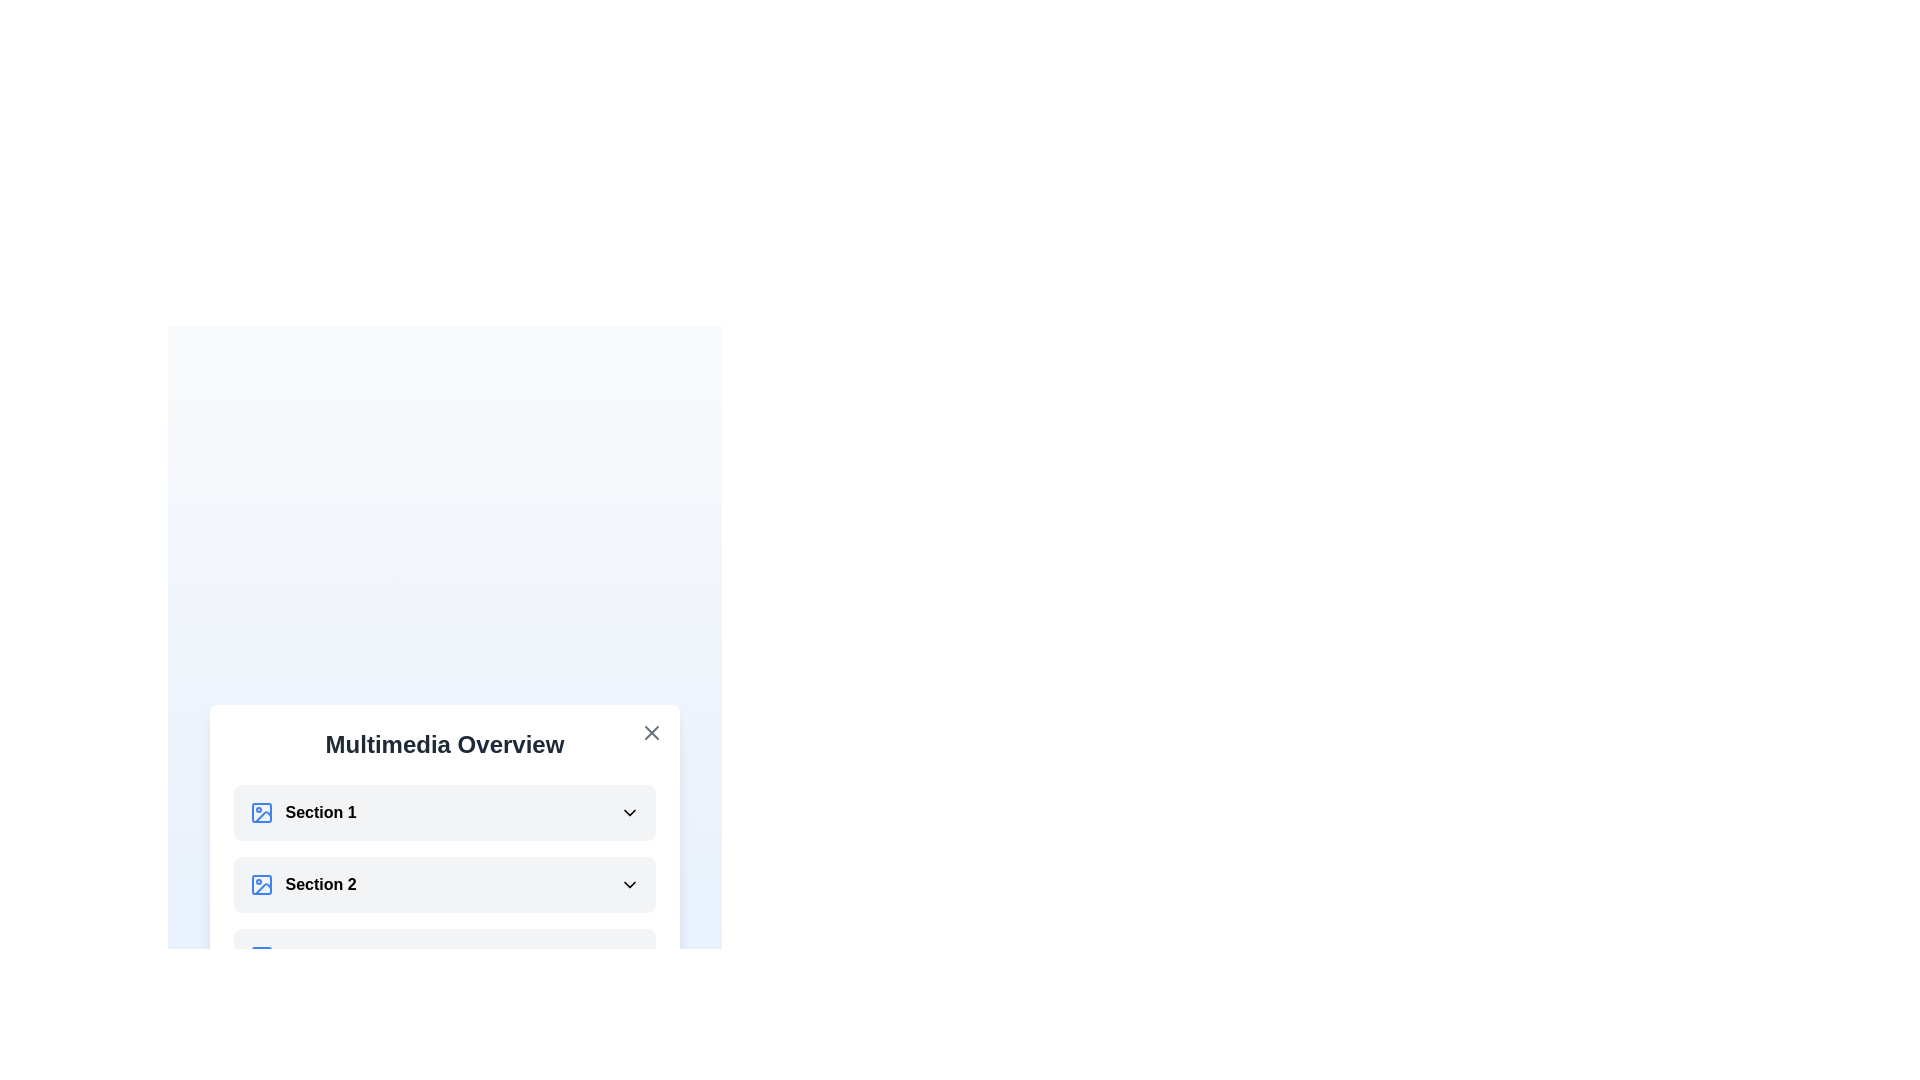 This screenshot has height=1080, width=1920. Describe the element at coordinates (444, 883) in the screenshot. I see `the dropdown menu labeled 'Section 2' to change its appearance` at that location.